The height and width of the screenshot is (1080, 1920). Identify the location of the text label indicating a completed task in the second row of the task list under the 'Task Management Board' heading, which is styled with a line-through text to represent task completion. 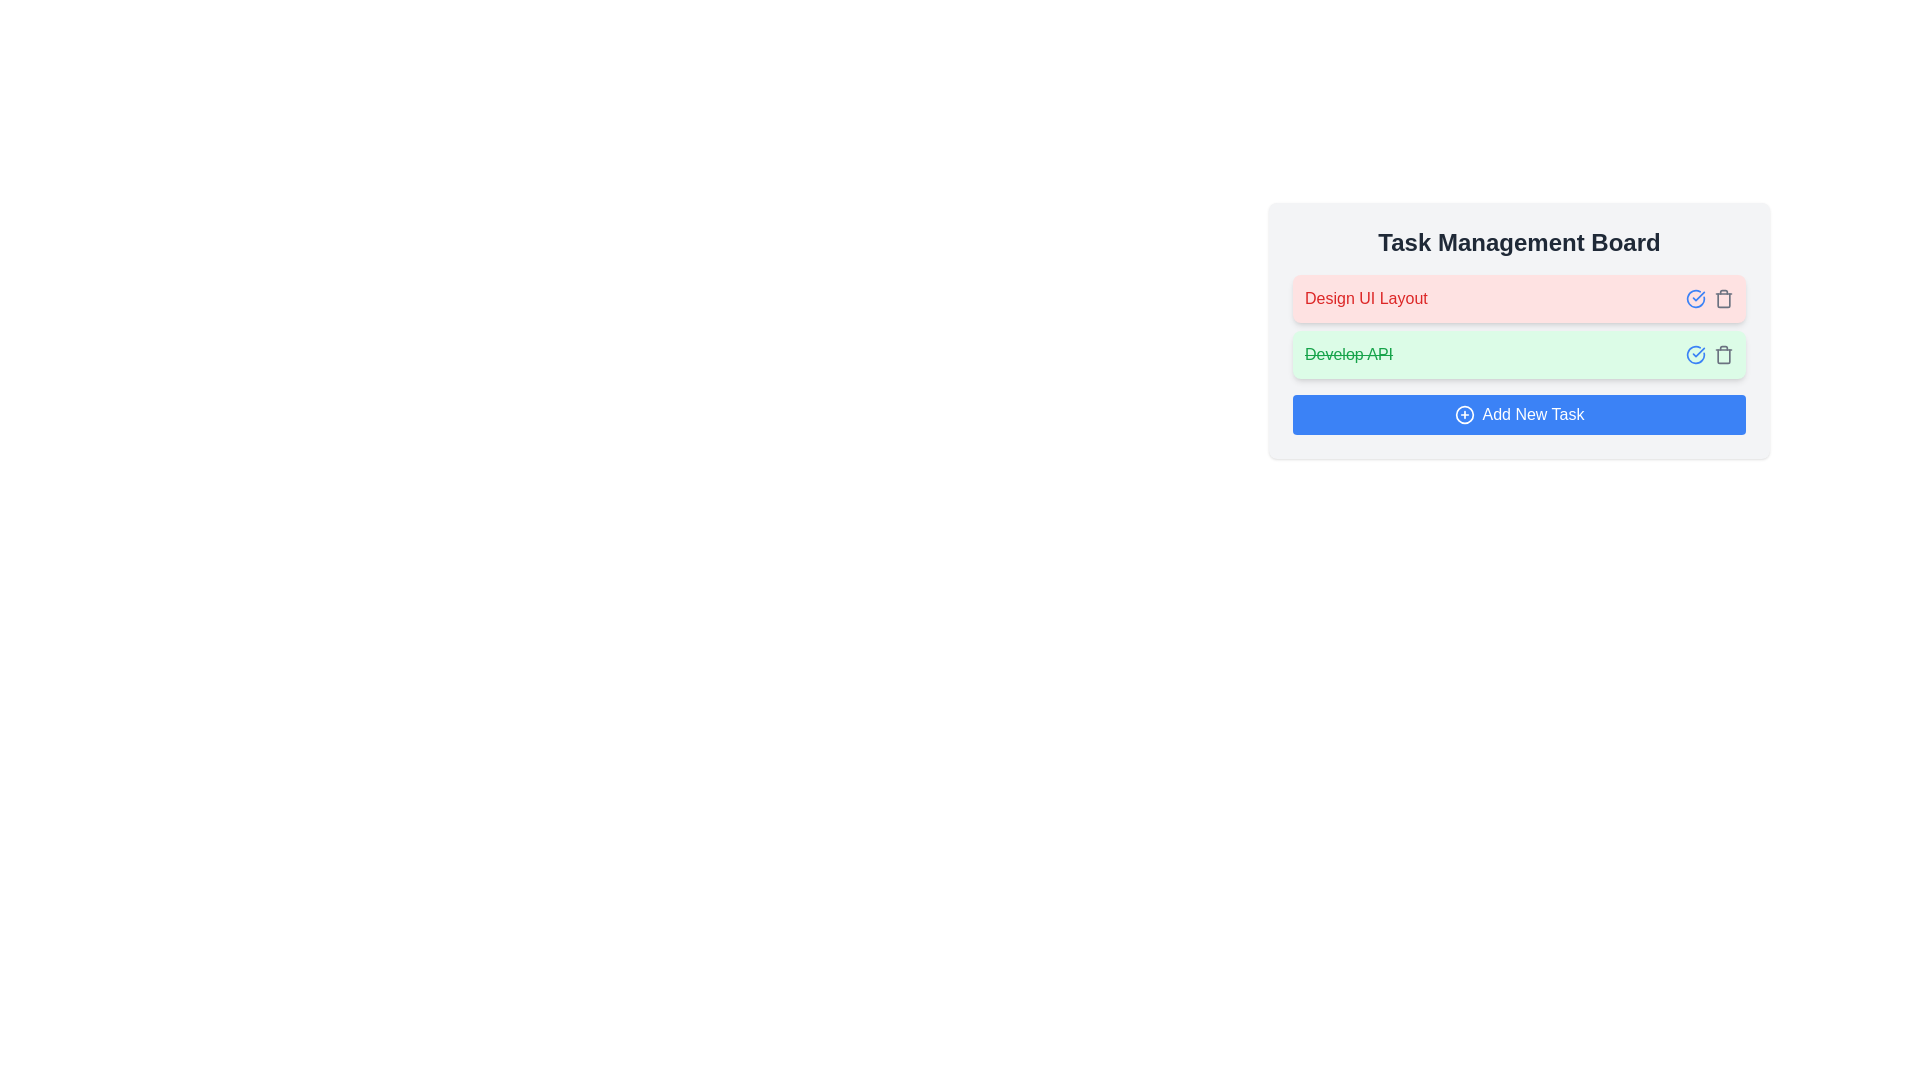
(1348, 353).